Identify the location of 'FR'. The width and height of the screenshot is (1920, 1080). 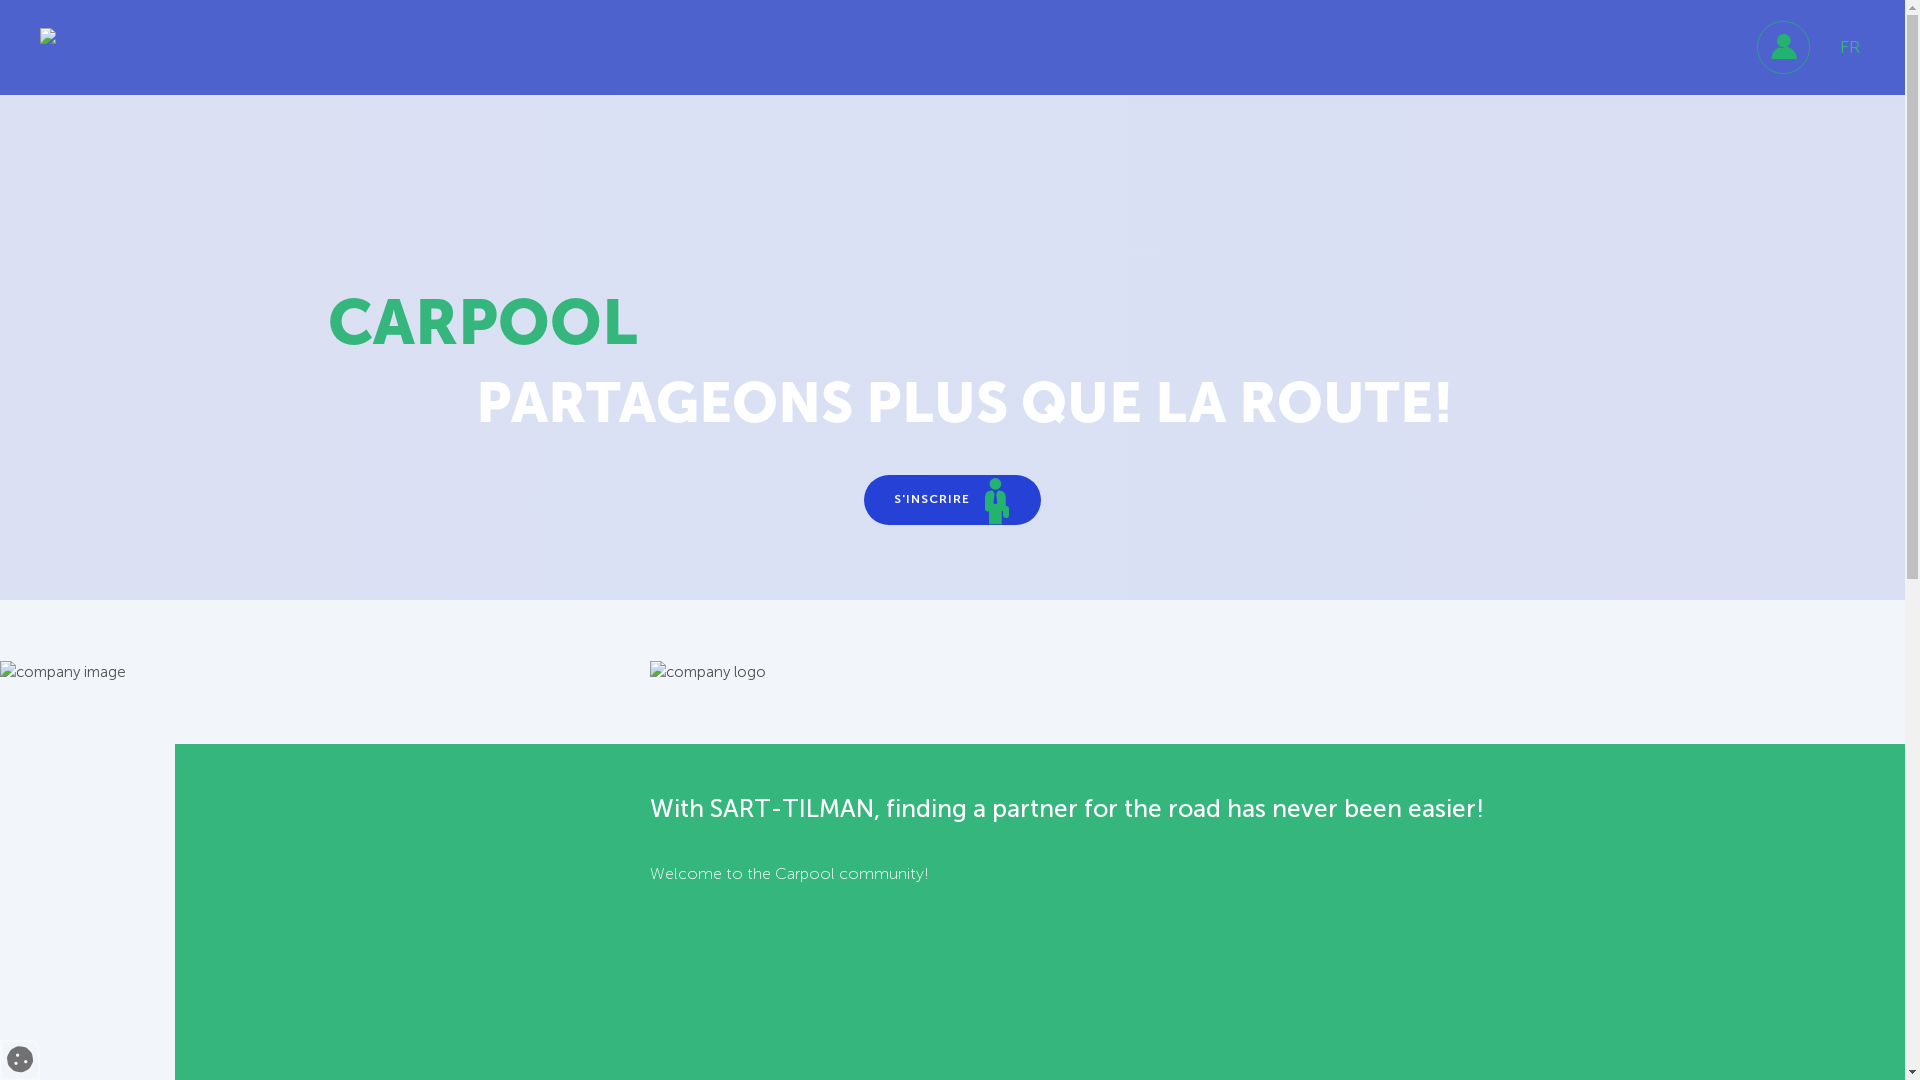
(1848, 45).